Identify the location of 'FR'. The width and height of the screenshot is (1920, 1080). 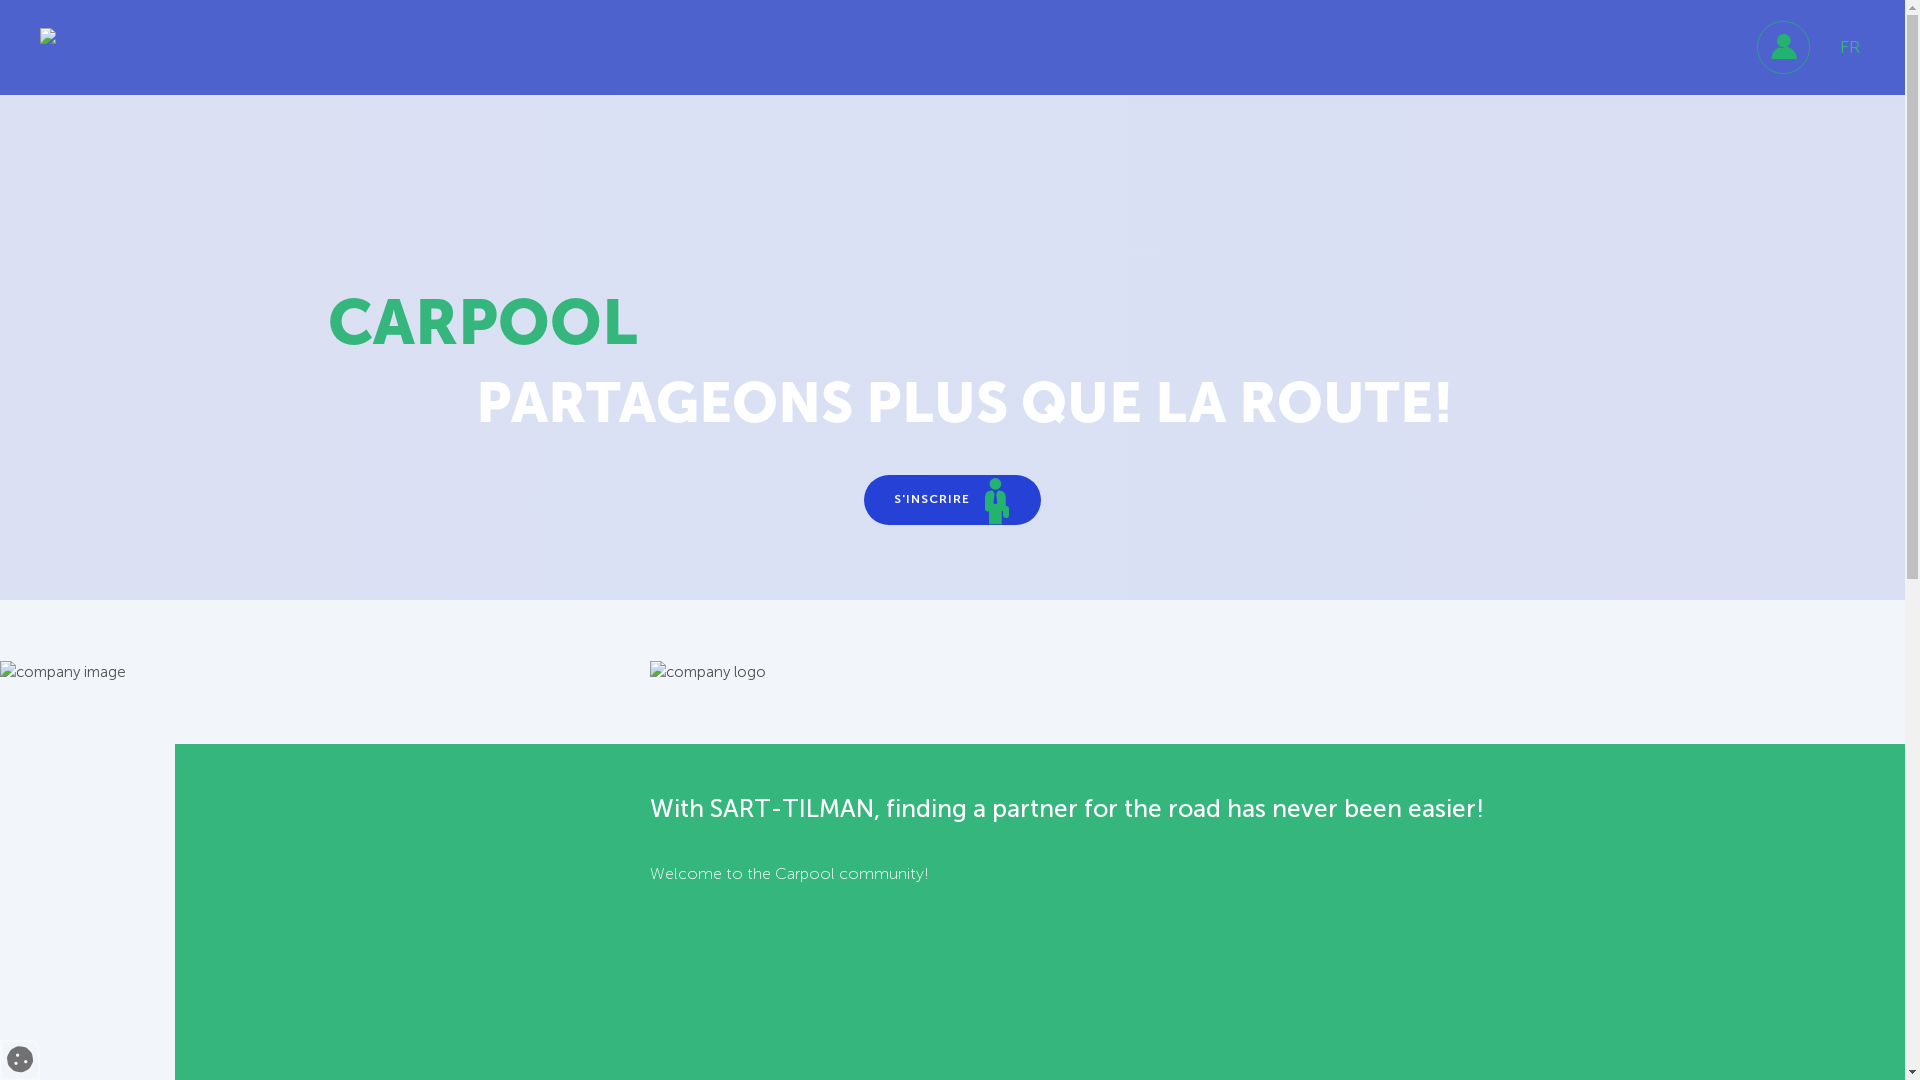
(1848, 45).